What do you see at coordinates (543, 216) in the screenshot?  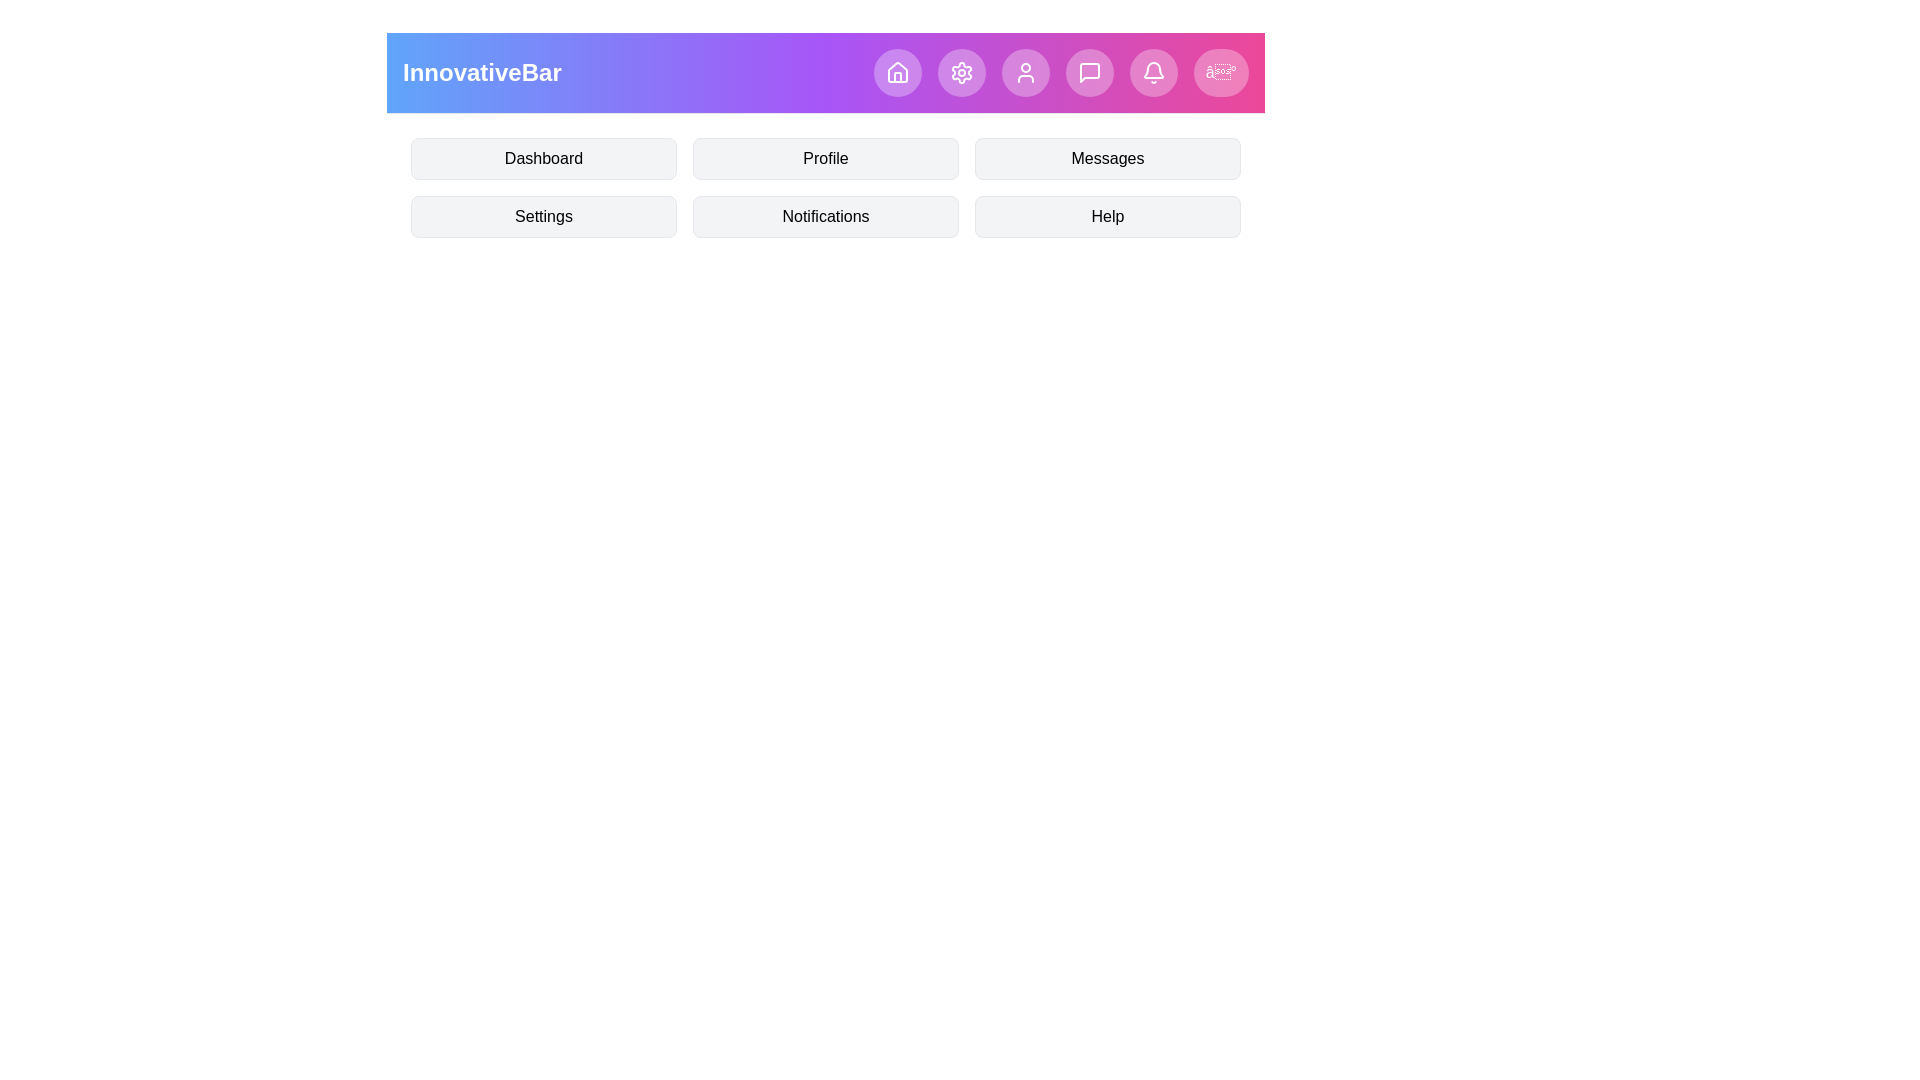 I see `the menu item Settings by clicking on it` at bounding box center [543, 216].